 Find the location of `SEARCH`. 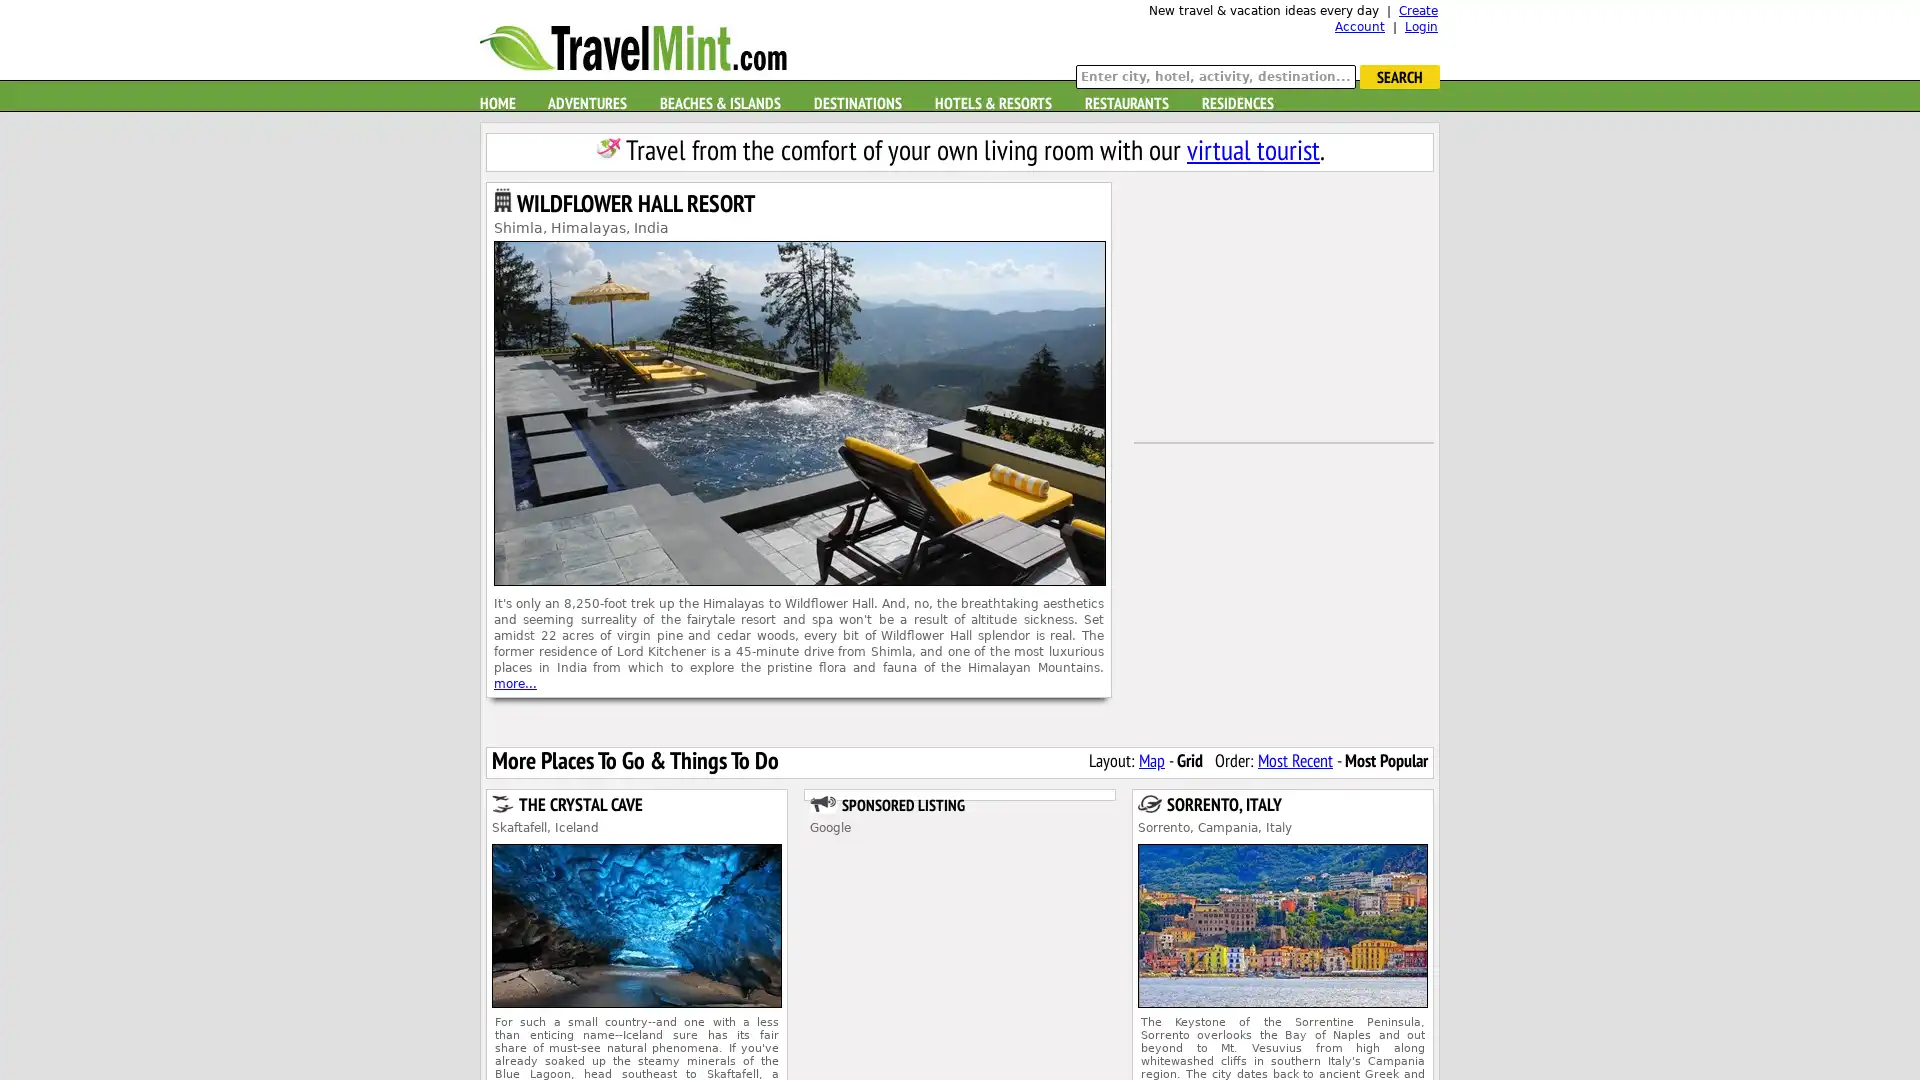

SEARCH is located at coordinates (1399, 76).